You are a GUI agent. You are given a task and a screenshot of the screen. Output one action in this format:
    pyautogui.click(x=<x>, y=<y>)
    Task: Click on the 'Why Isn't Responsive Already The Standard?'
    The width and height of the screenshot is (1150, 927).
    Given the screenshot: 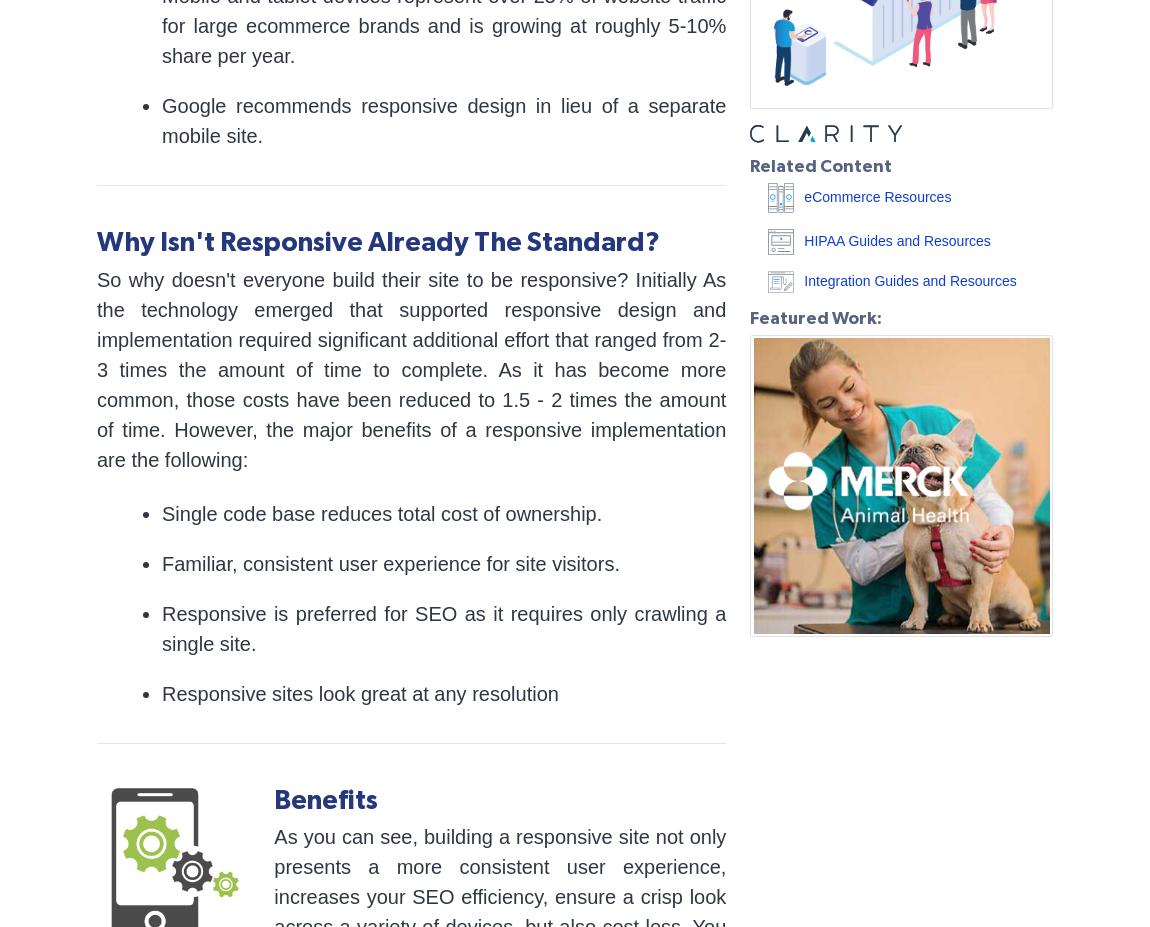 What is the action you would take?
    pyautogui.click(x=95, y=242)
    